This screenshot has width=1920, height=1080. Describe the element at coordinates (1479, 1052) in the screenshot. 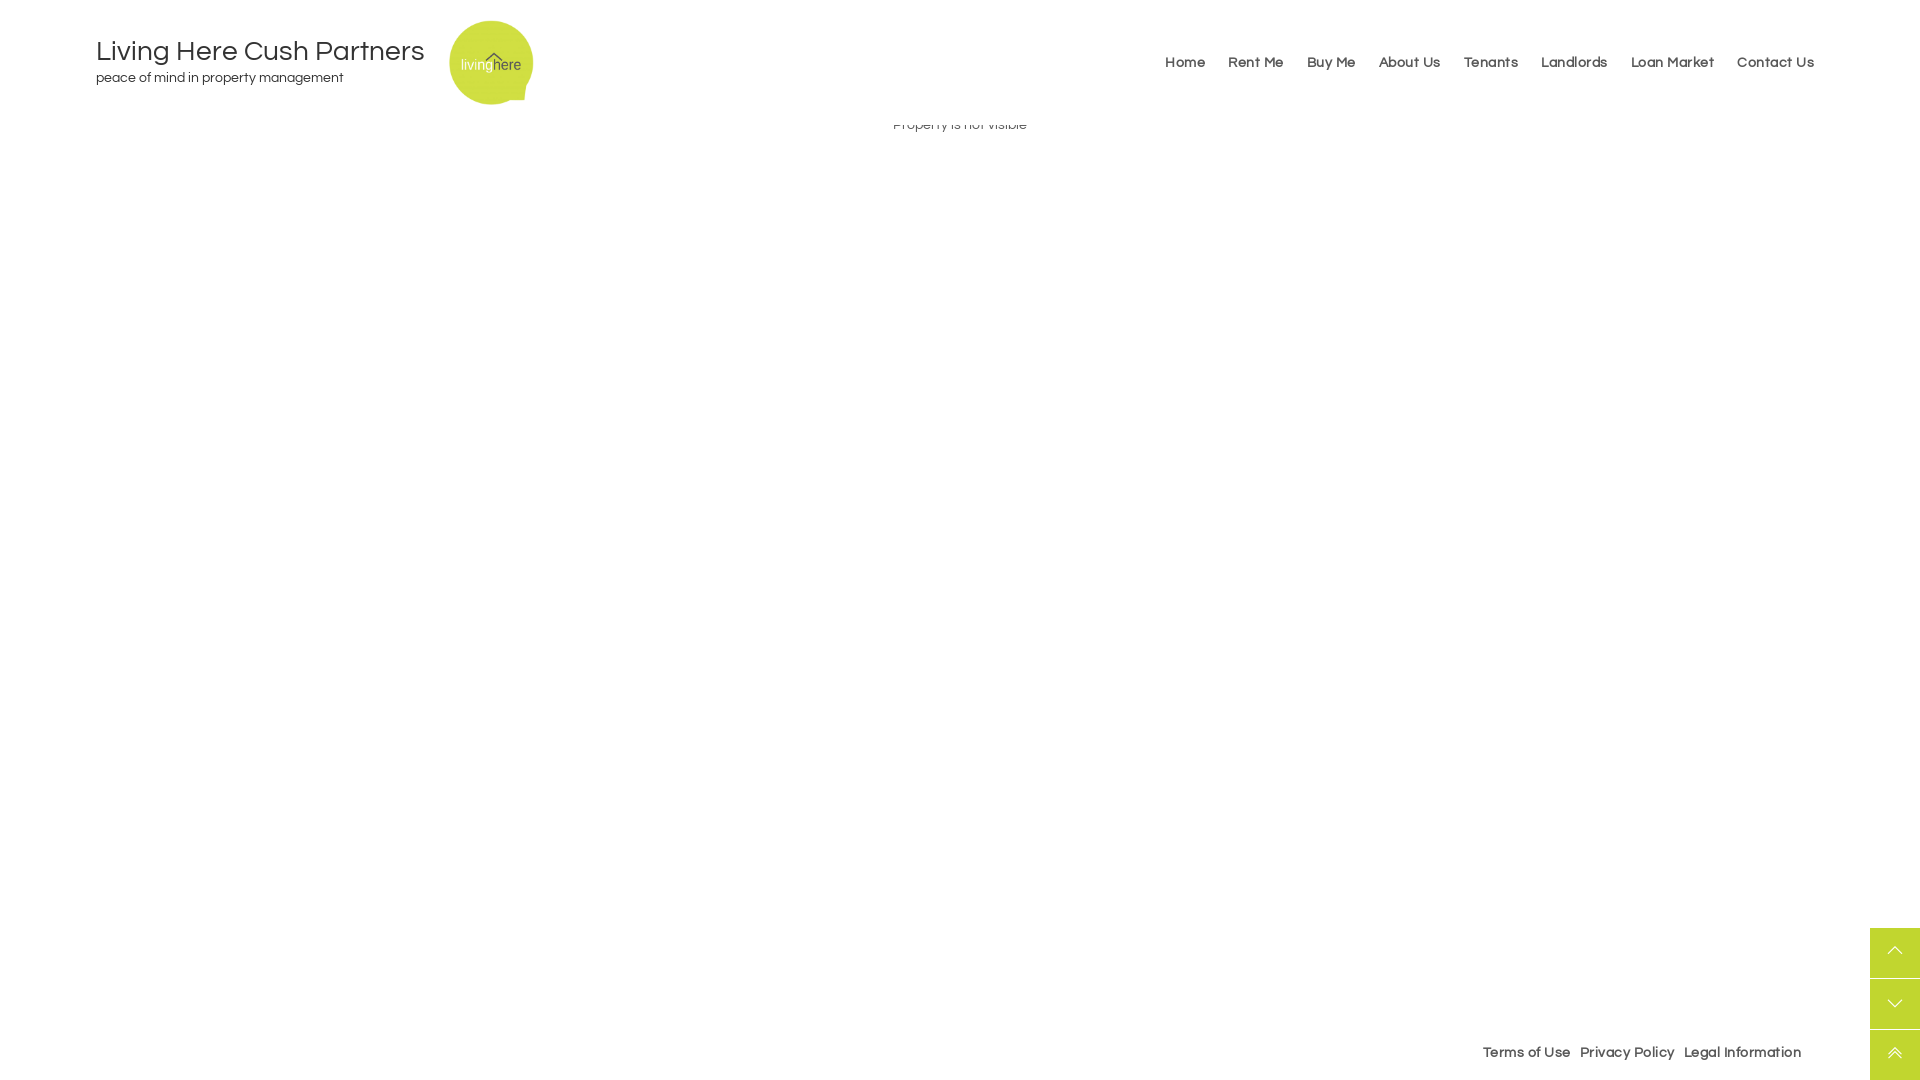

I see `'Terms of Use'` at that location.